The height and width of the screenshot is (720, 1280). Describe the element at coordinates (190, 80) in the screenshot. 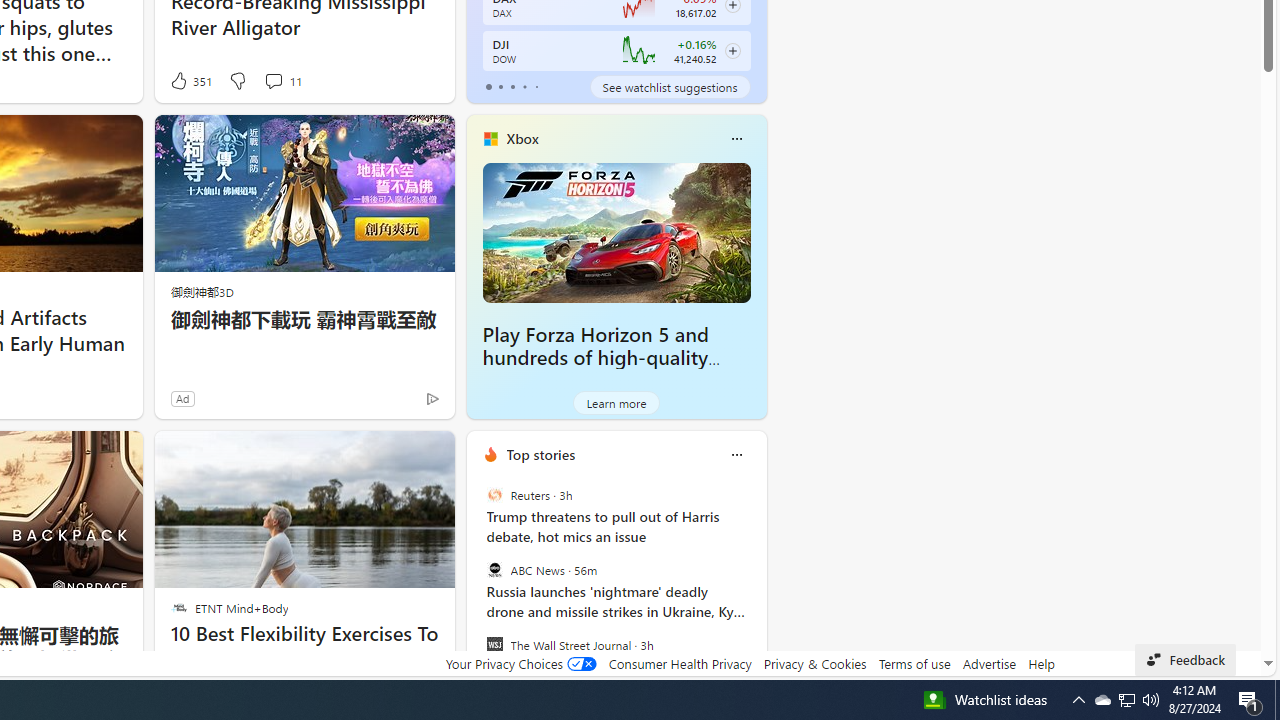

I see `'351 Like'` at that location.